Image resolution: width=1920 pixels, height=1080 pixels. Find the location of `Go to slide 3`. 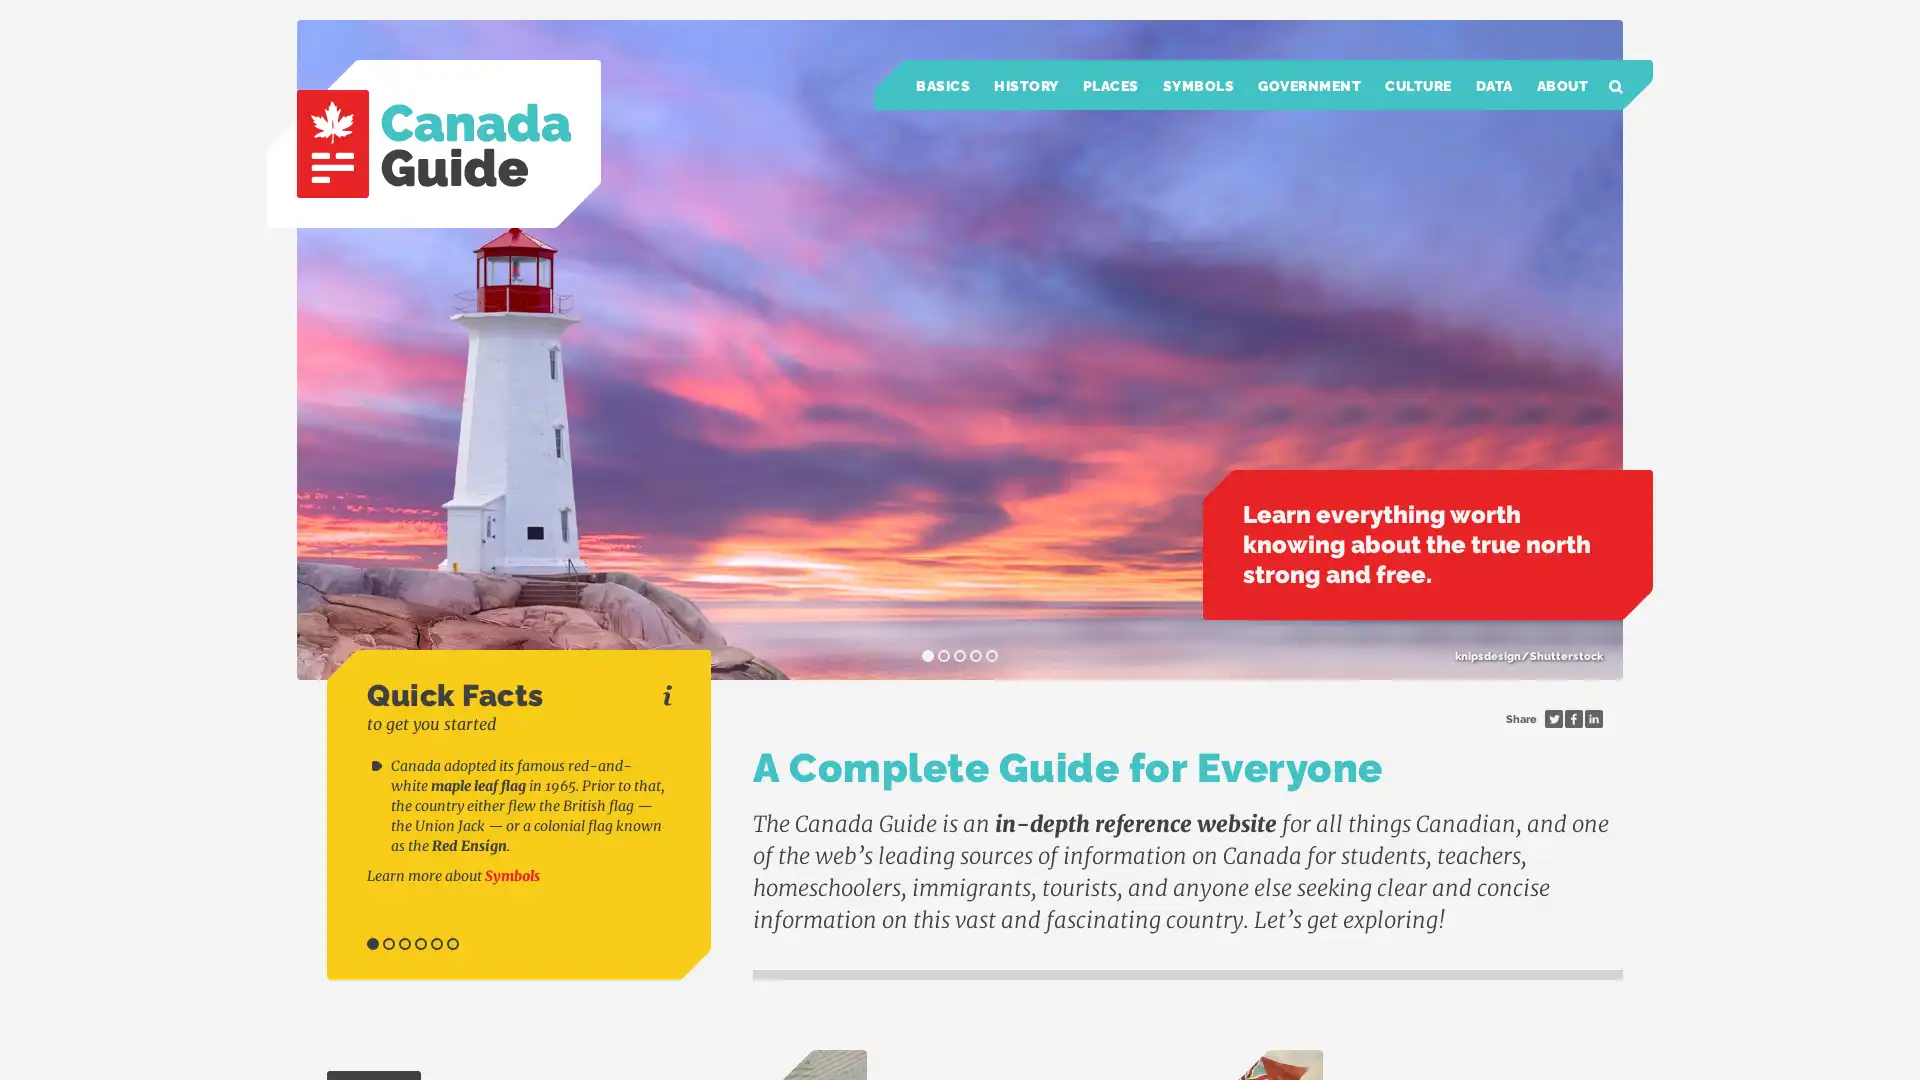

Go to slide 3 is located at coordinates (403, 944).